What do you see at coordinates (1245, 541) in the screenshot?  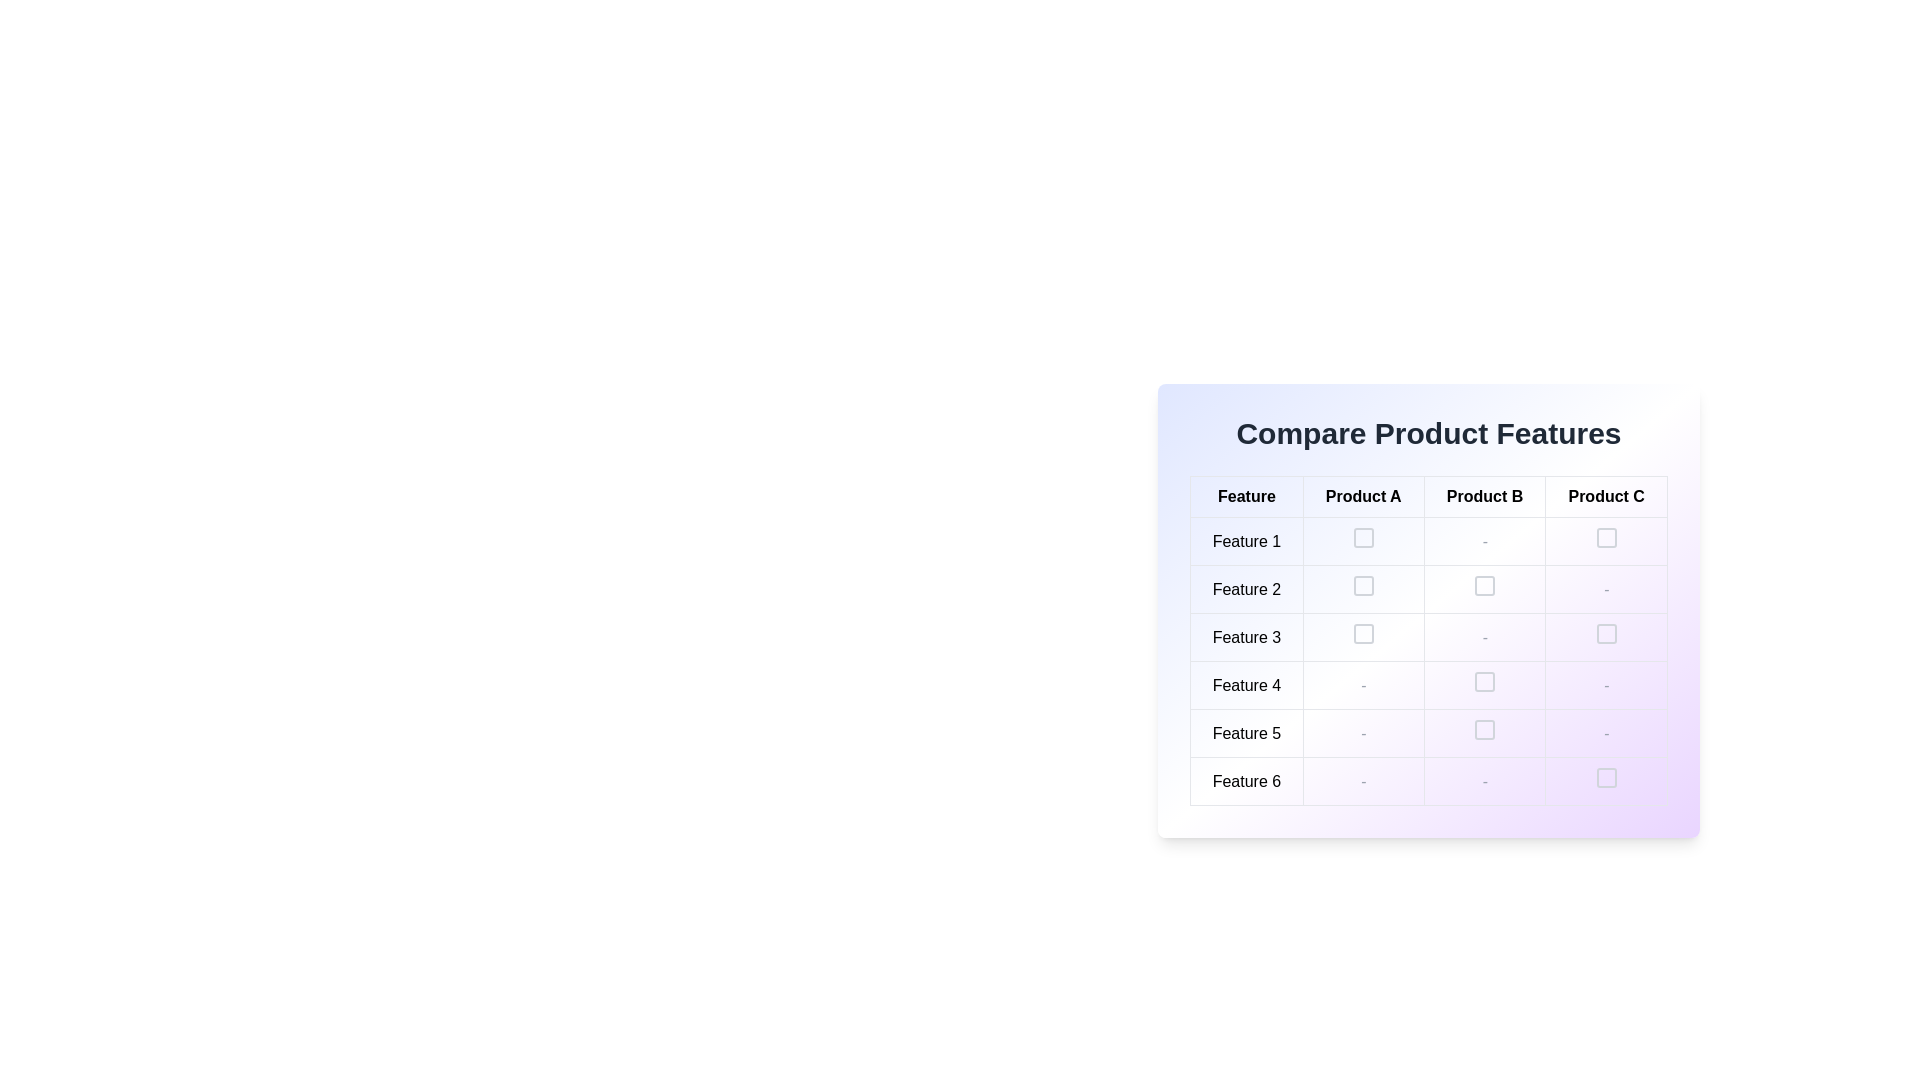 I see `the text label styled as a table cell containing 'Feature 1', which is located in the first row under the 'Feature' column of the product comparison table` at bounding box center [1245, 541].